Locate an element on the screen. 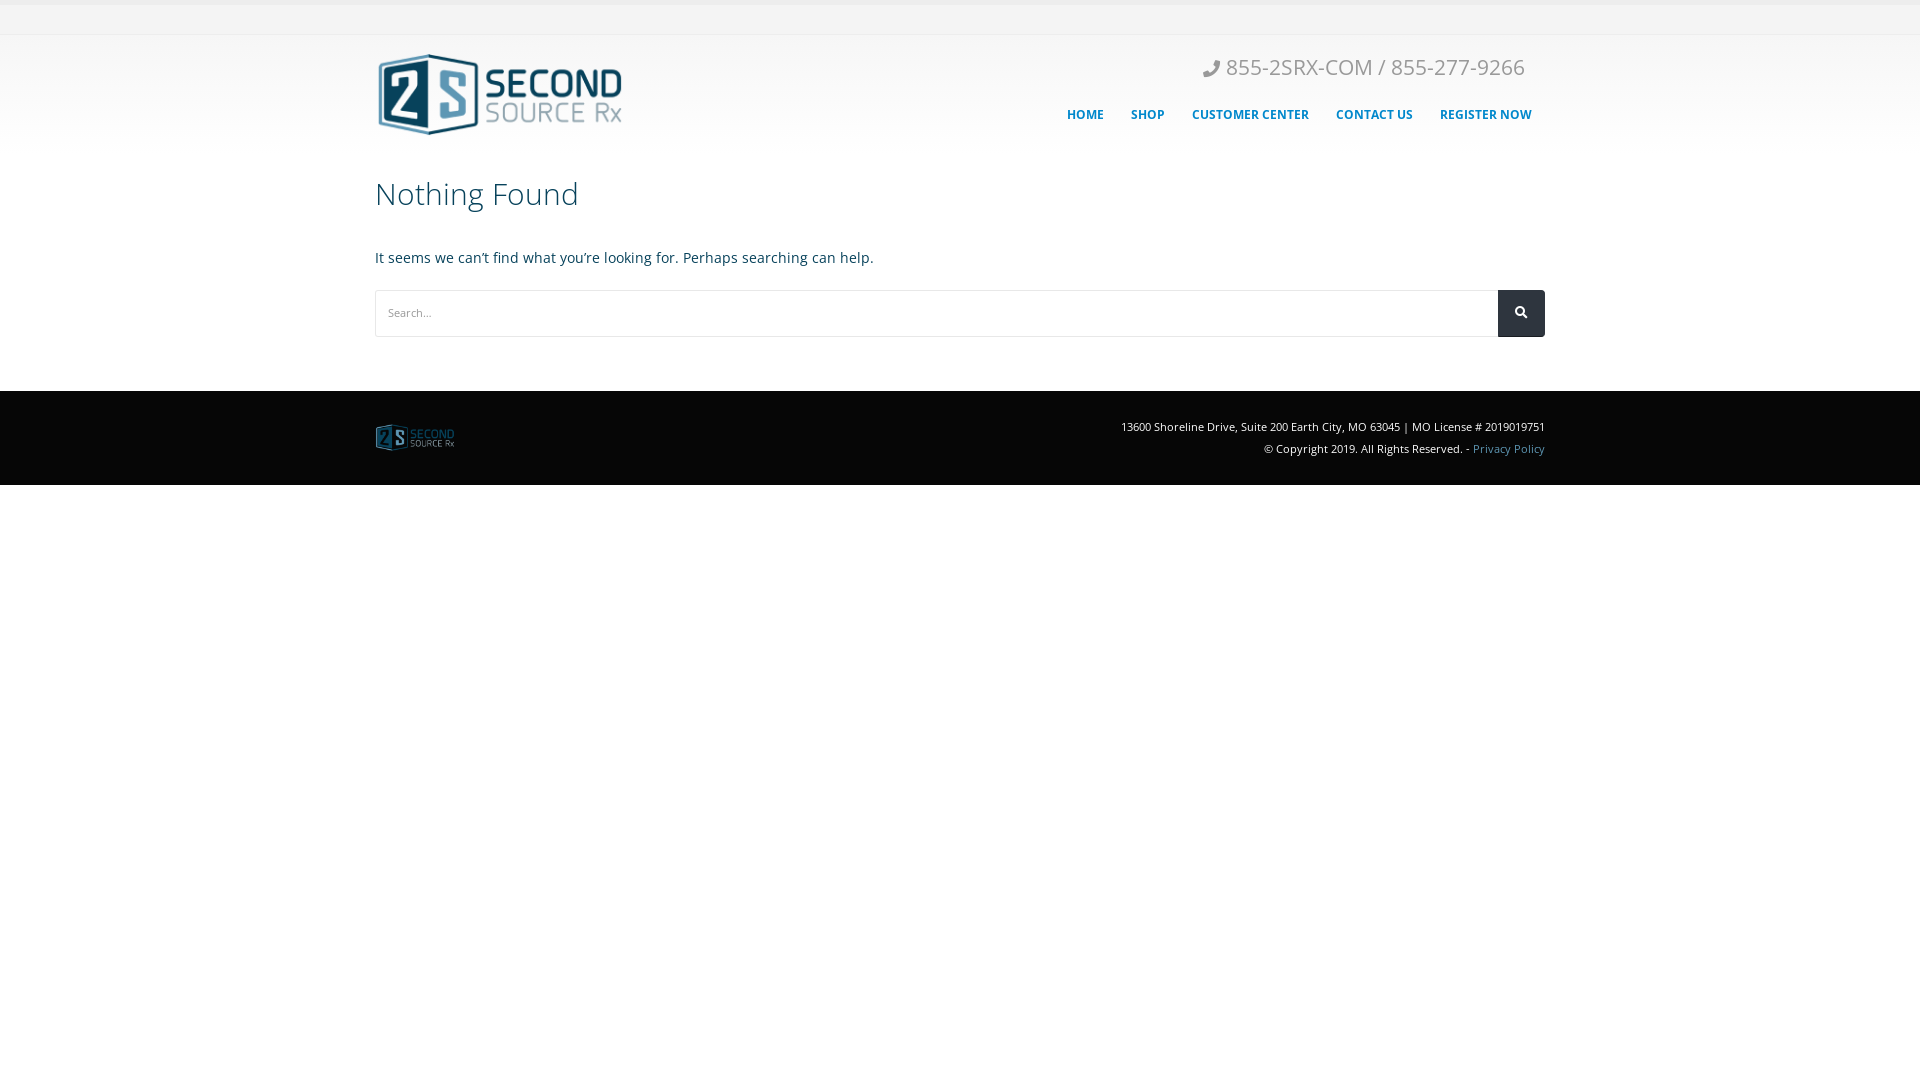  'CONTACT US' is located at coordinates (1373, 114).